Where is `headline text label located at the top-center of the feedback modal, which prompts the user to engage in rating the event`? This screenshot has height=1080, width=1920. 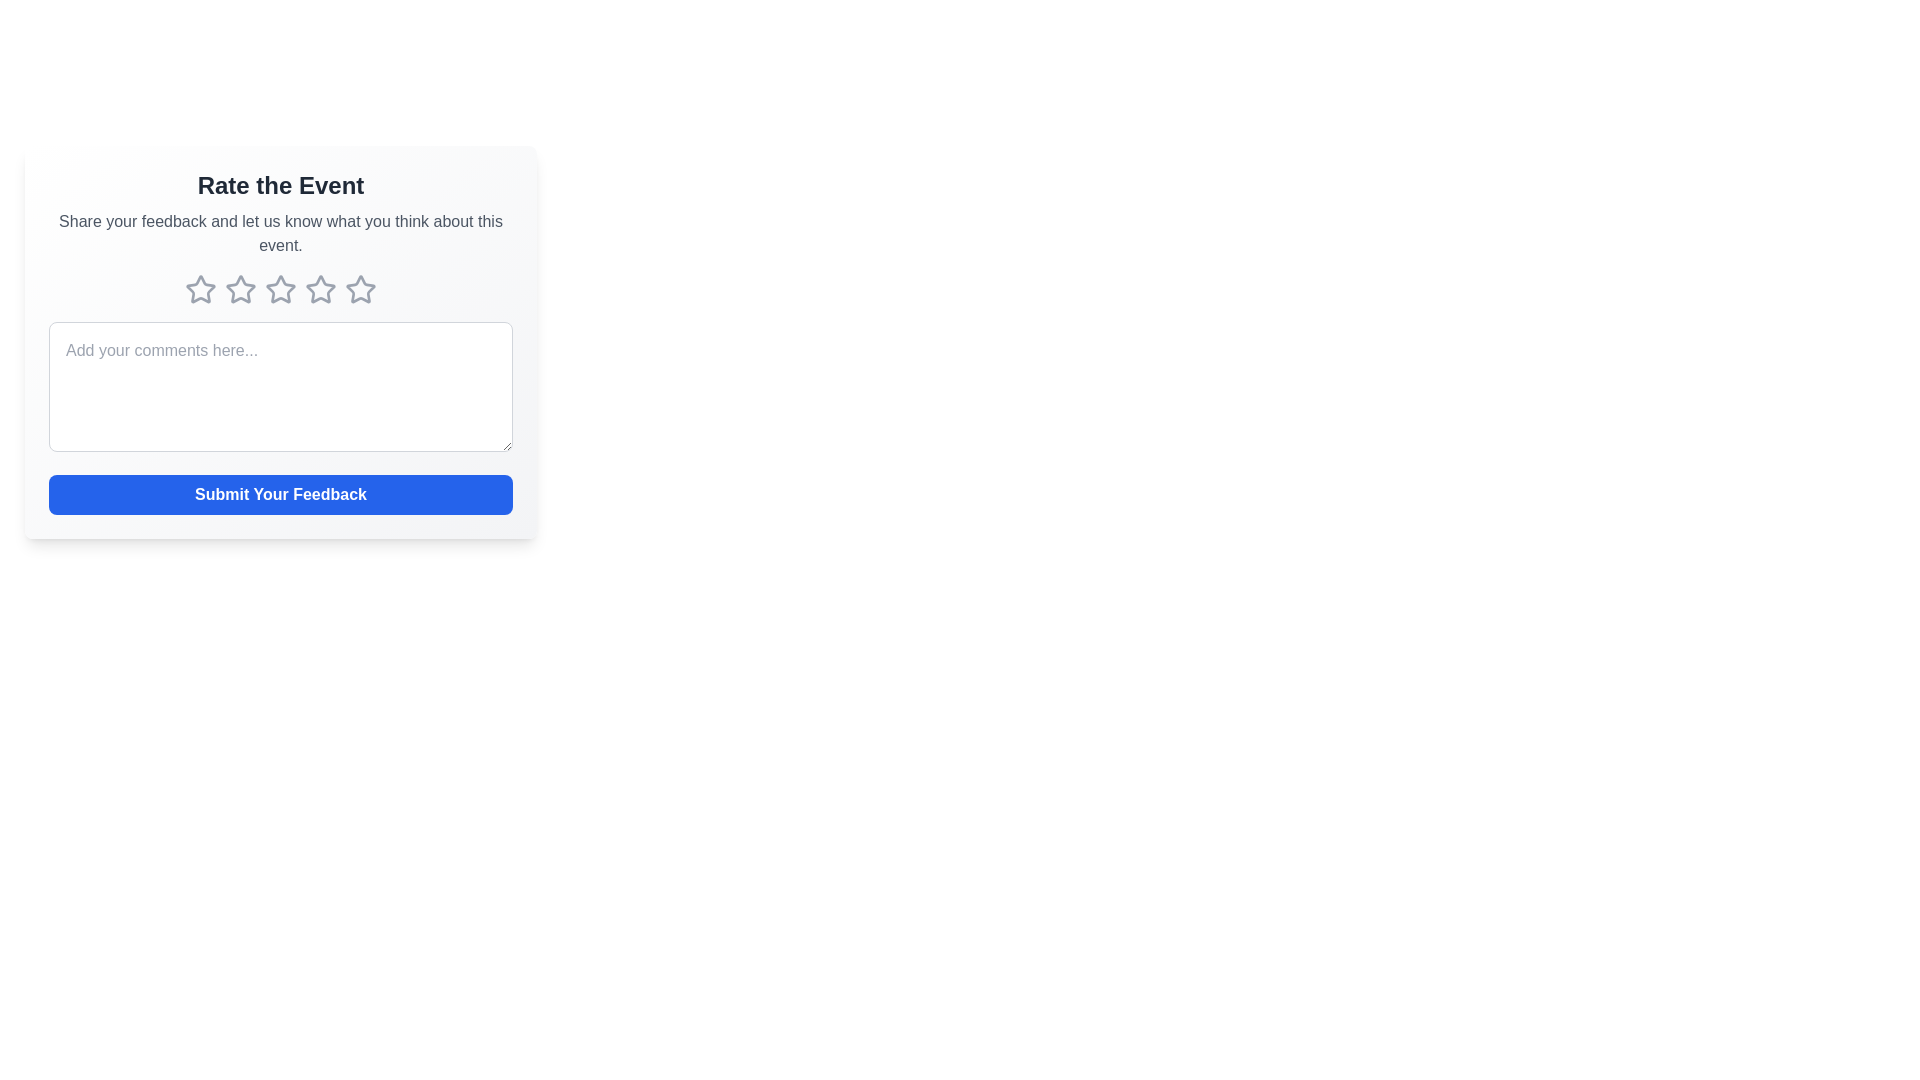
headline text label located at the top-center of the feedback modal, which prompts the user to engage in rating the event is located at coordinates (280, 185).